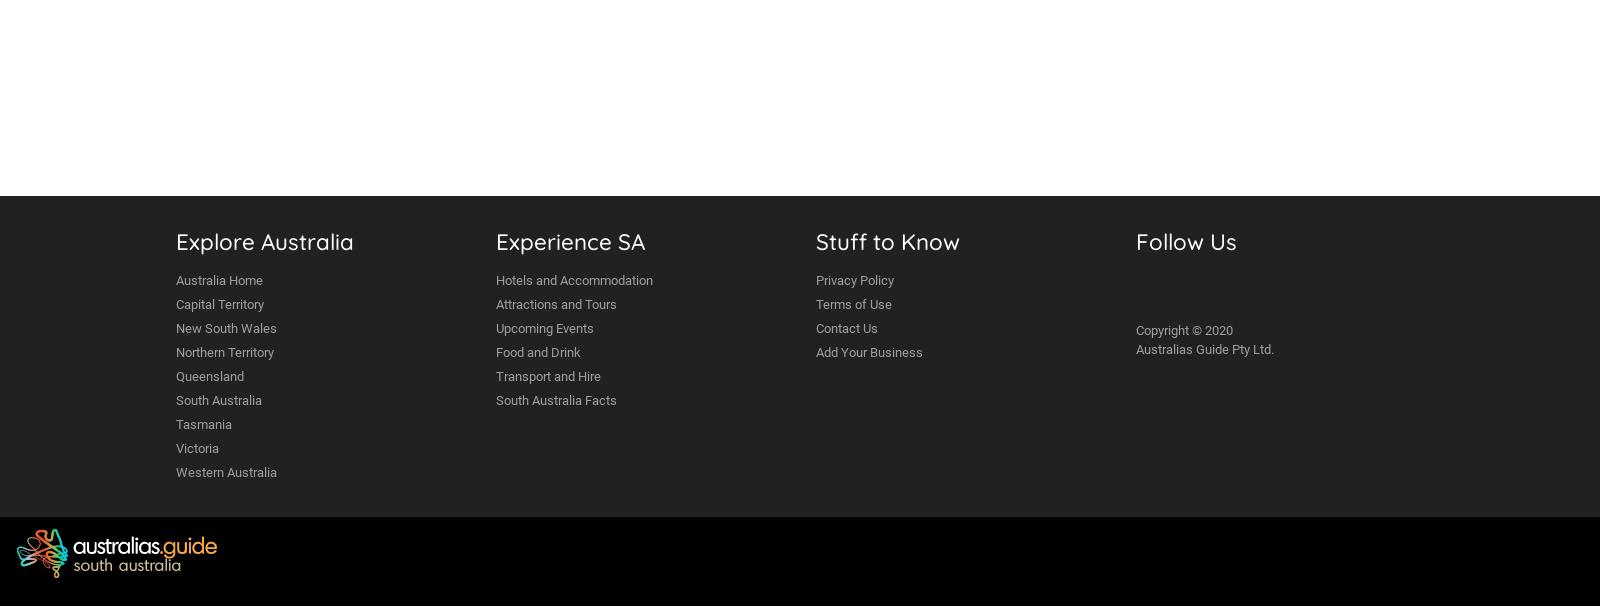  Describe the element at coordinates (555, 304) in the screenshot. I see `'Attractions and Tours'` at that location.